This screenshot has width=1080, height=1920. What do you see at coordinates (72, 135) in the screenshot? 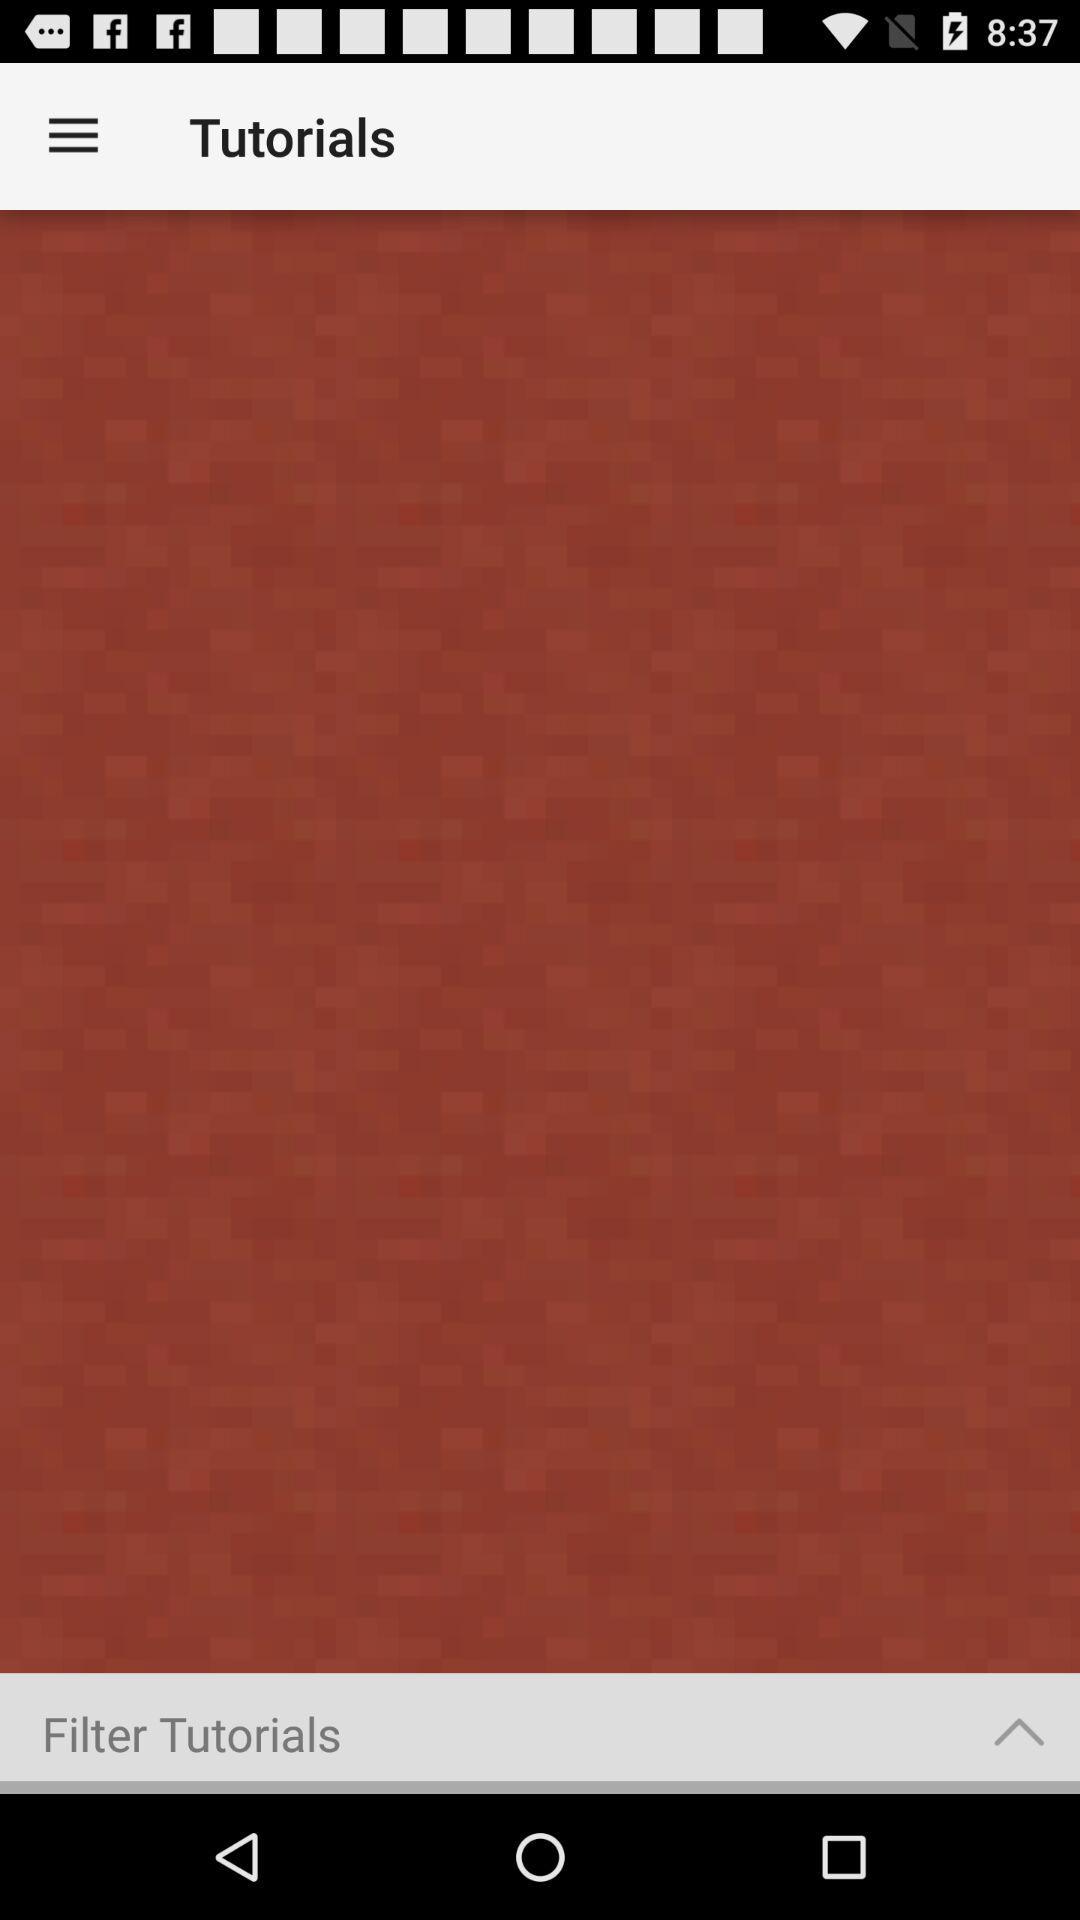
I see `the item next to tutorials app` at bounding box center [72, 135].